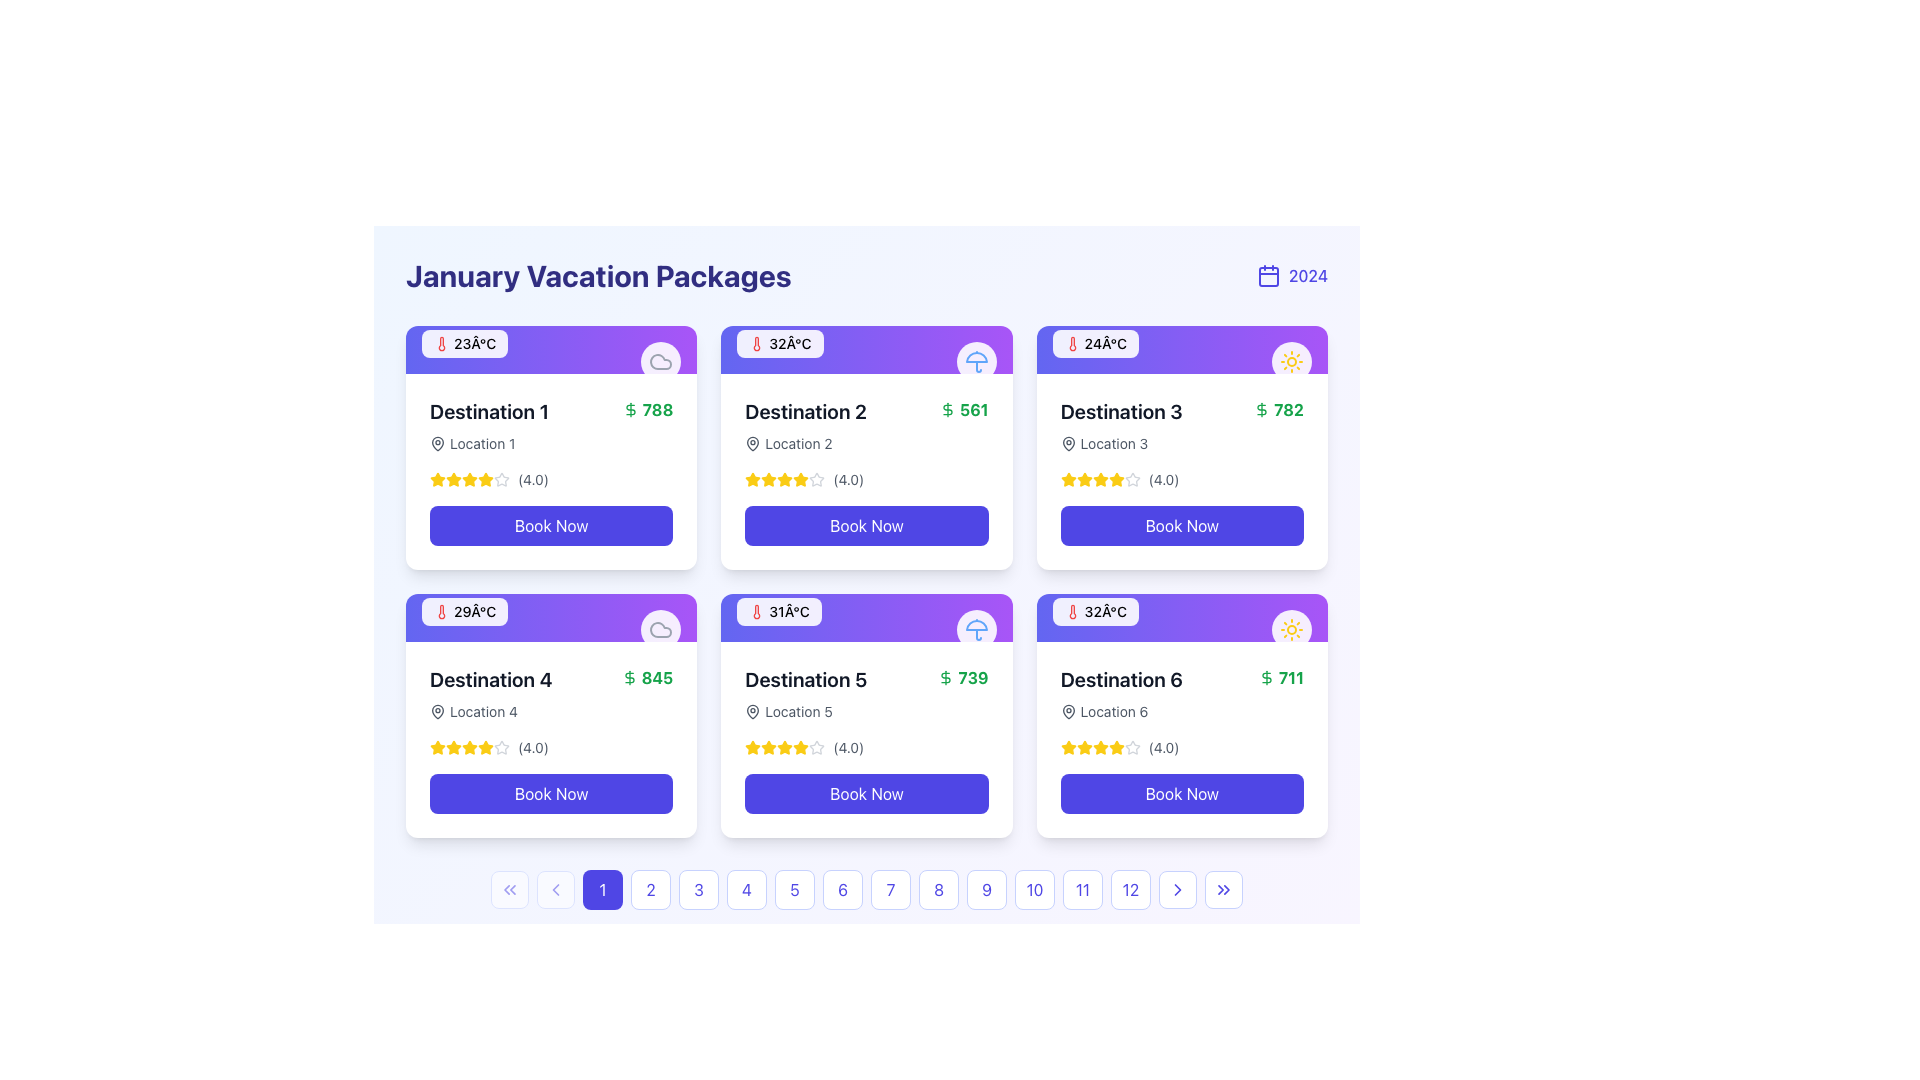 Image resolution: width=1920 pixels, height=1080 pixels. I want to click on the text label displaying the string '(4.0)' which is styled in gray and positioned next to the star-rating visual component in the second card under 'Destination 2', so click(848, 479).